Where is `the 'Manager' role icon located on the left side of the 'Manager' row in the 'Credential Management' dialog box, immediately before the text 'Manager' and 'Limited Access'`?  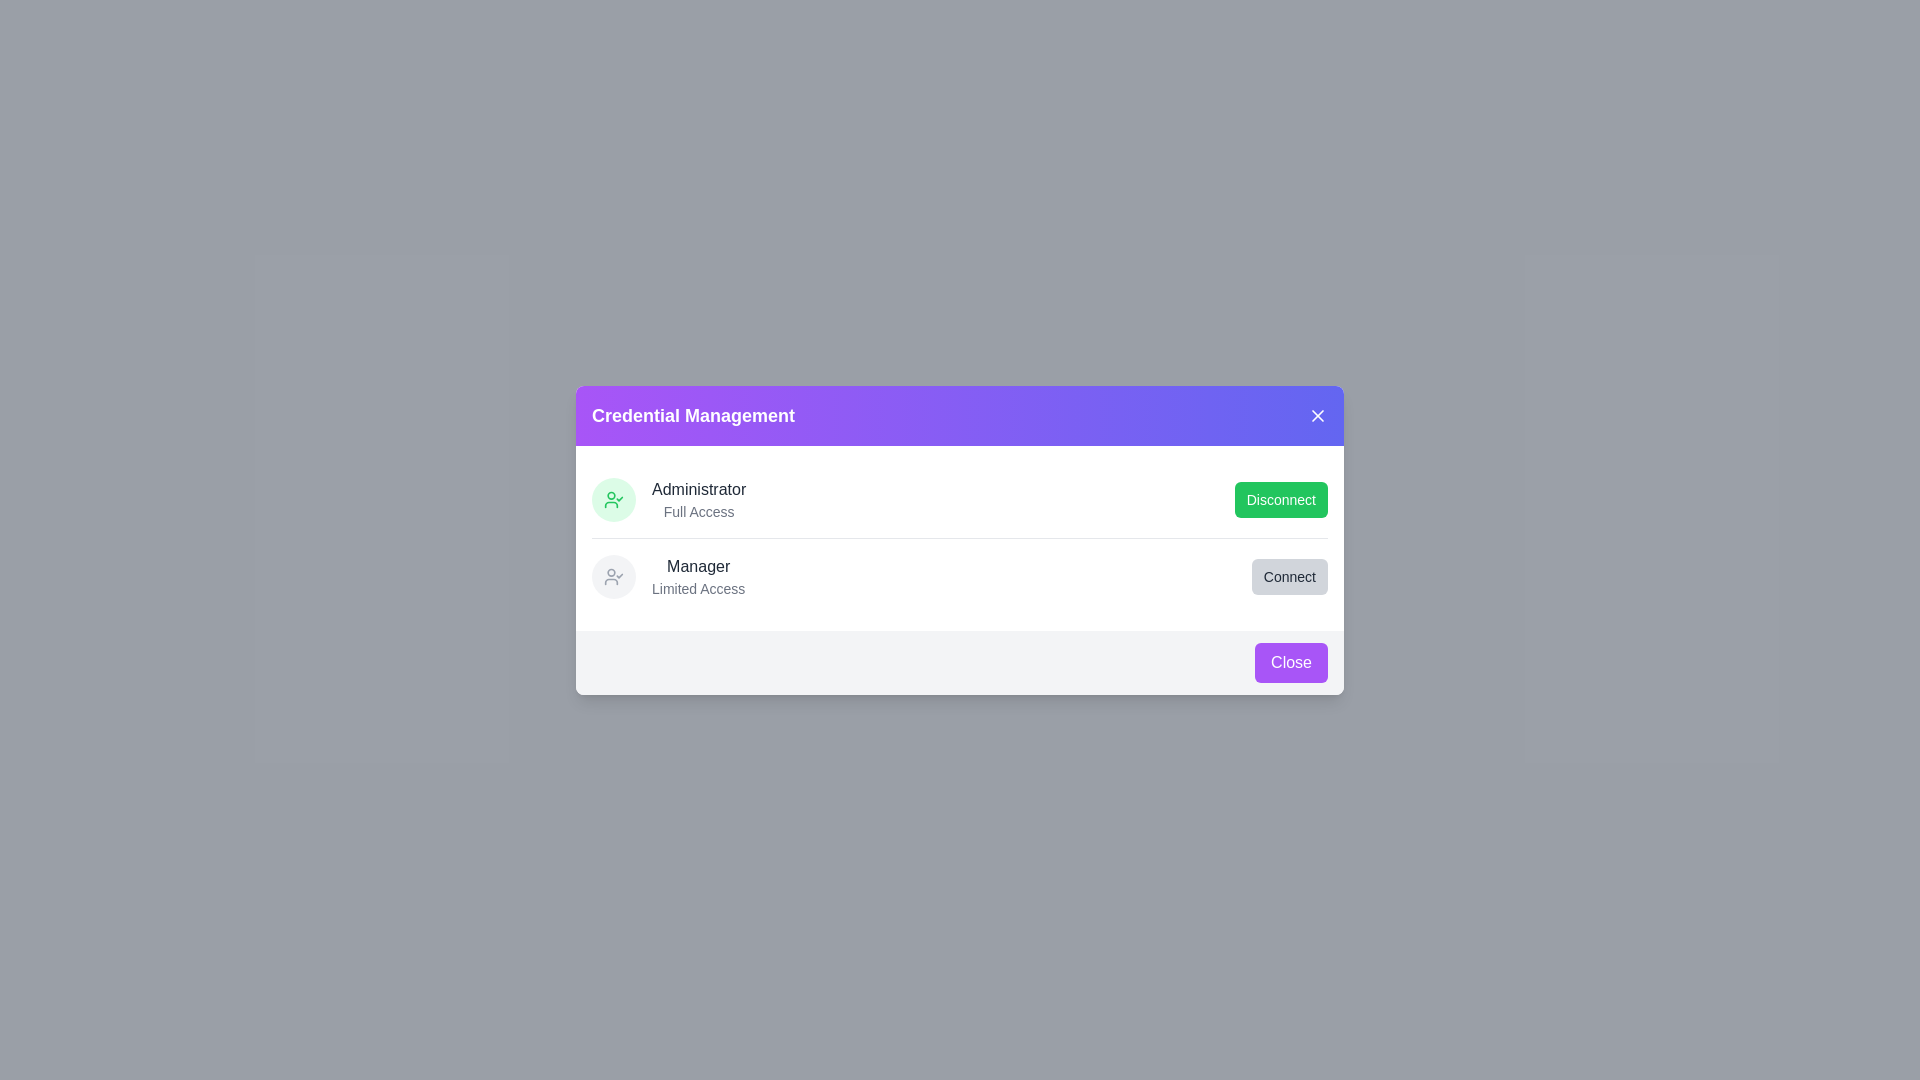 the 'Manager' role icon located on the left side of the 'Manager' row in the 'Credential Management' dialog box, immediately before the text 'Manager' and 'Limited Access' is located at coordinates (613, 575).